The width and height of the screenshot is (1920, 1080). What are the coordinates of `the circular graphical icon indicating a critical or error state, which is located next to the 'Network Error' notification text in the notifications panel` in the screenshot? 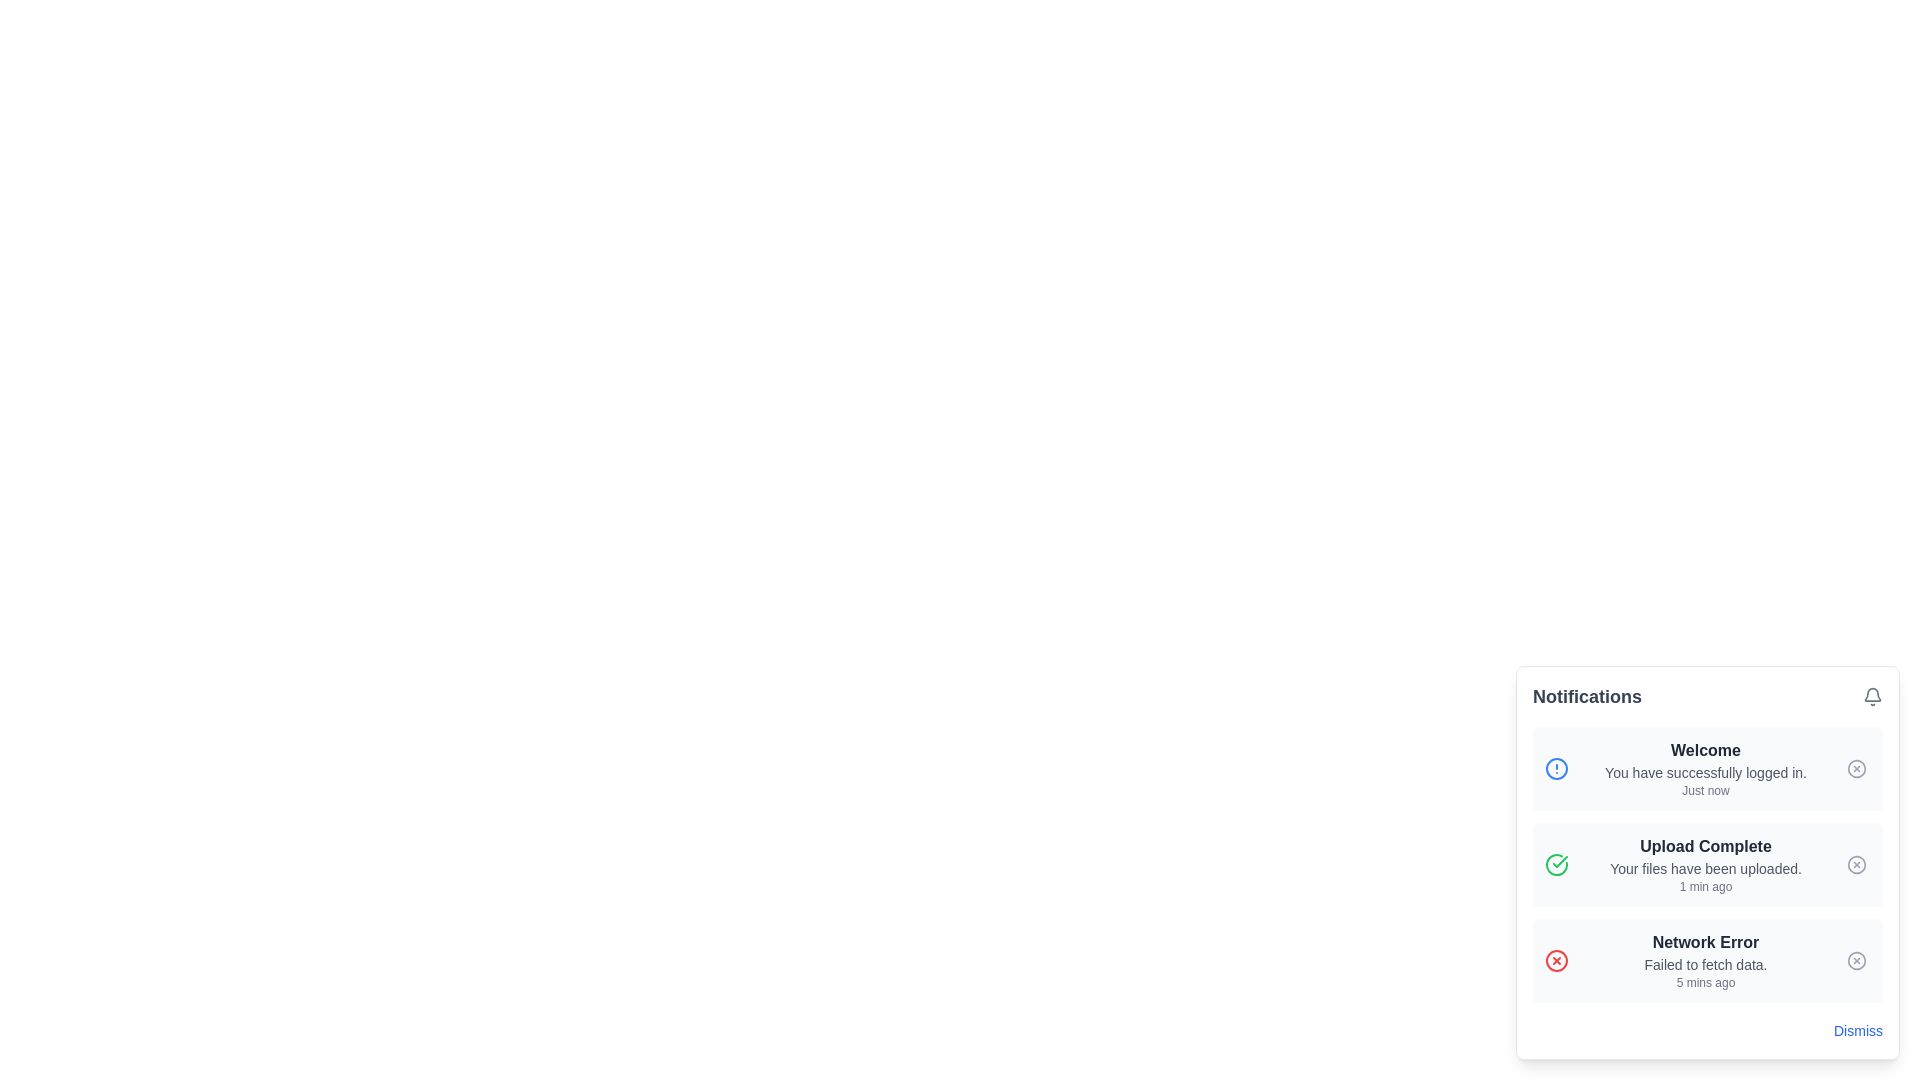 It's located at (1555, 959).